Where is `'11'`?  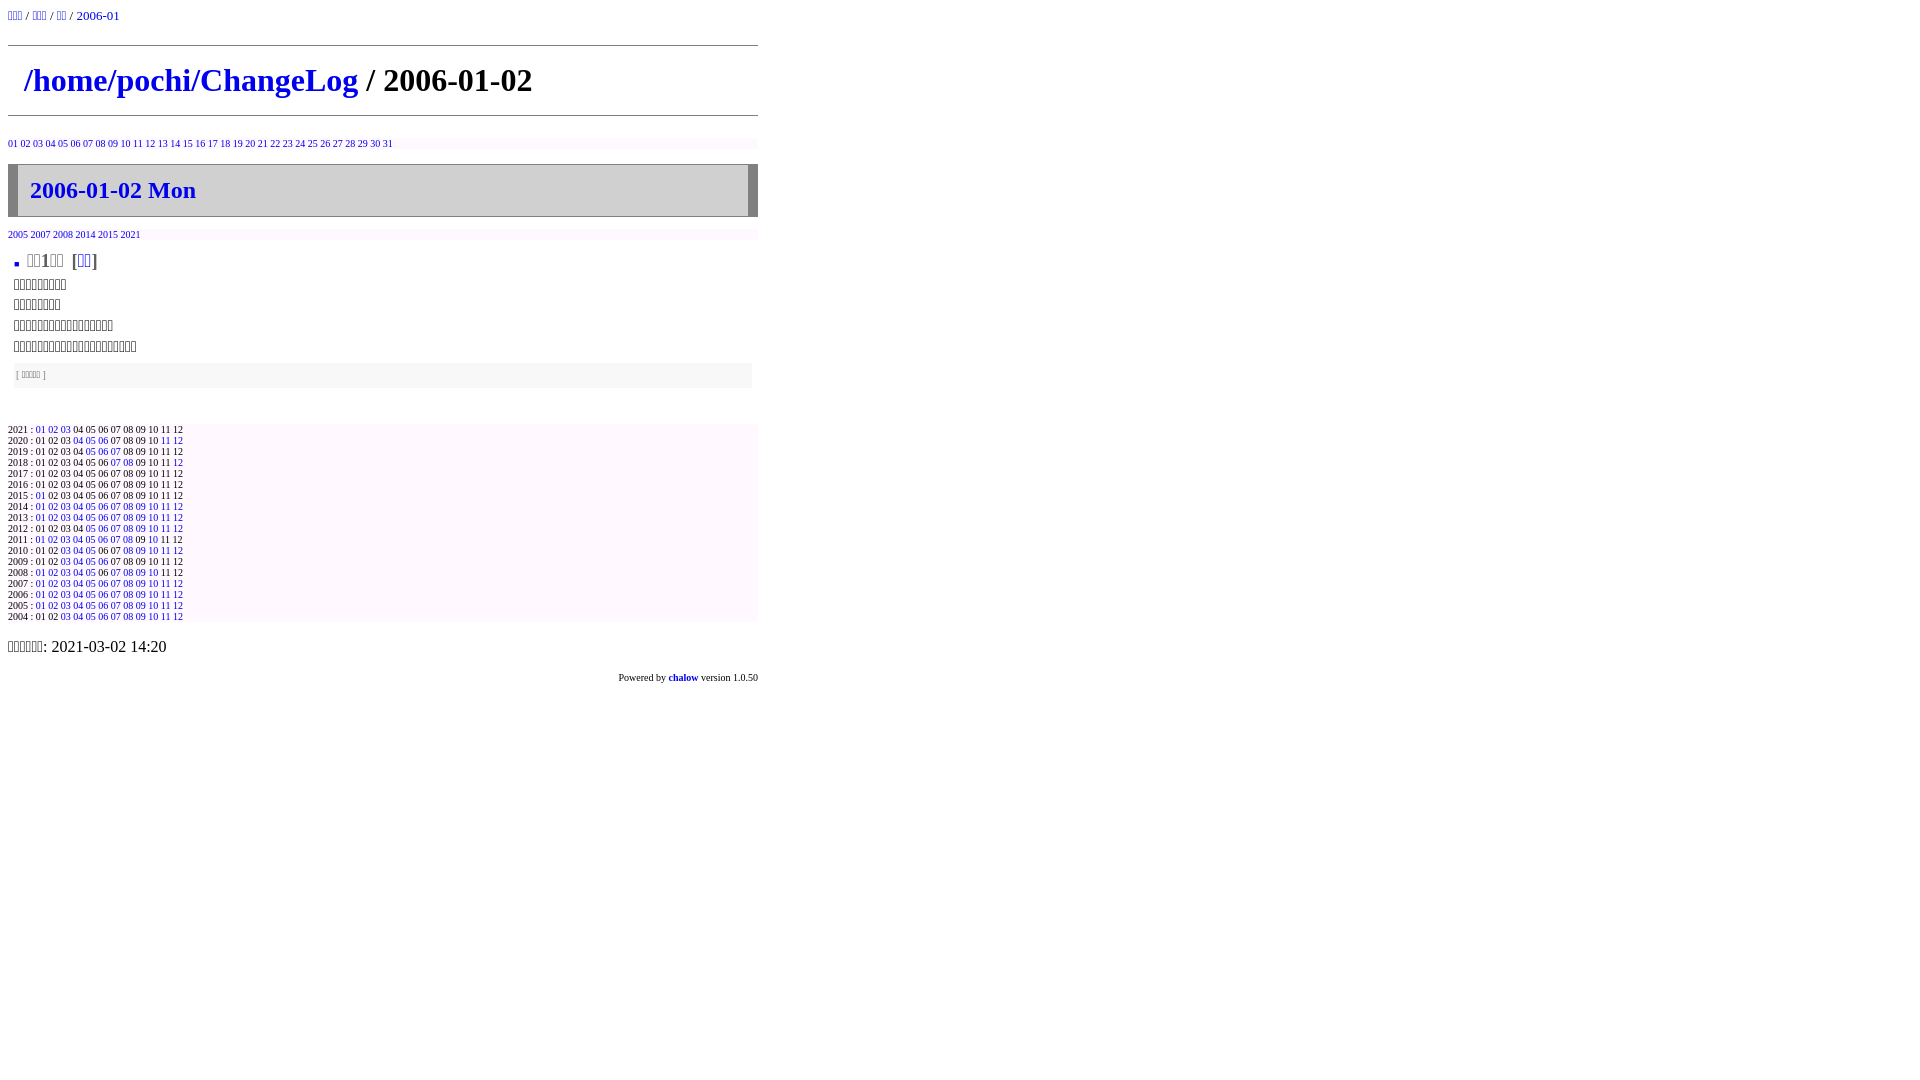
'11' is located at coordinates (166, 615).